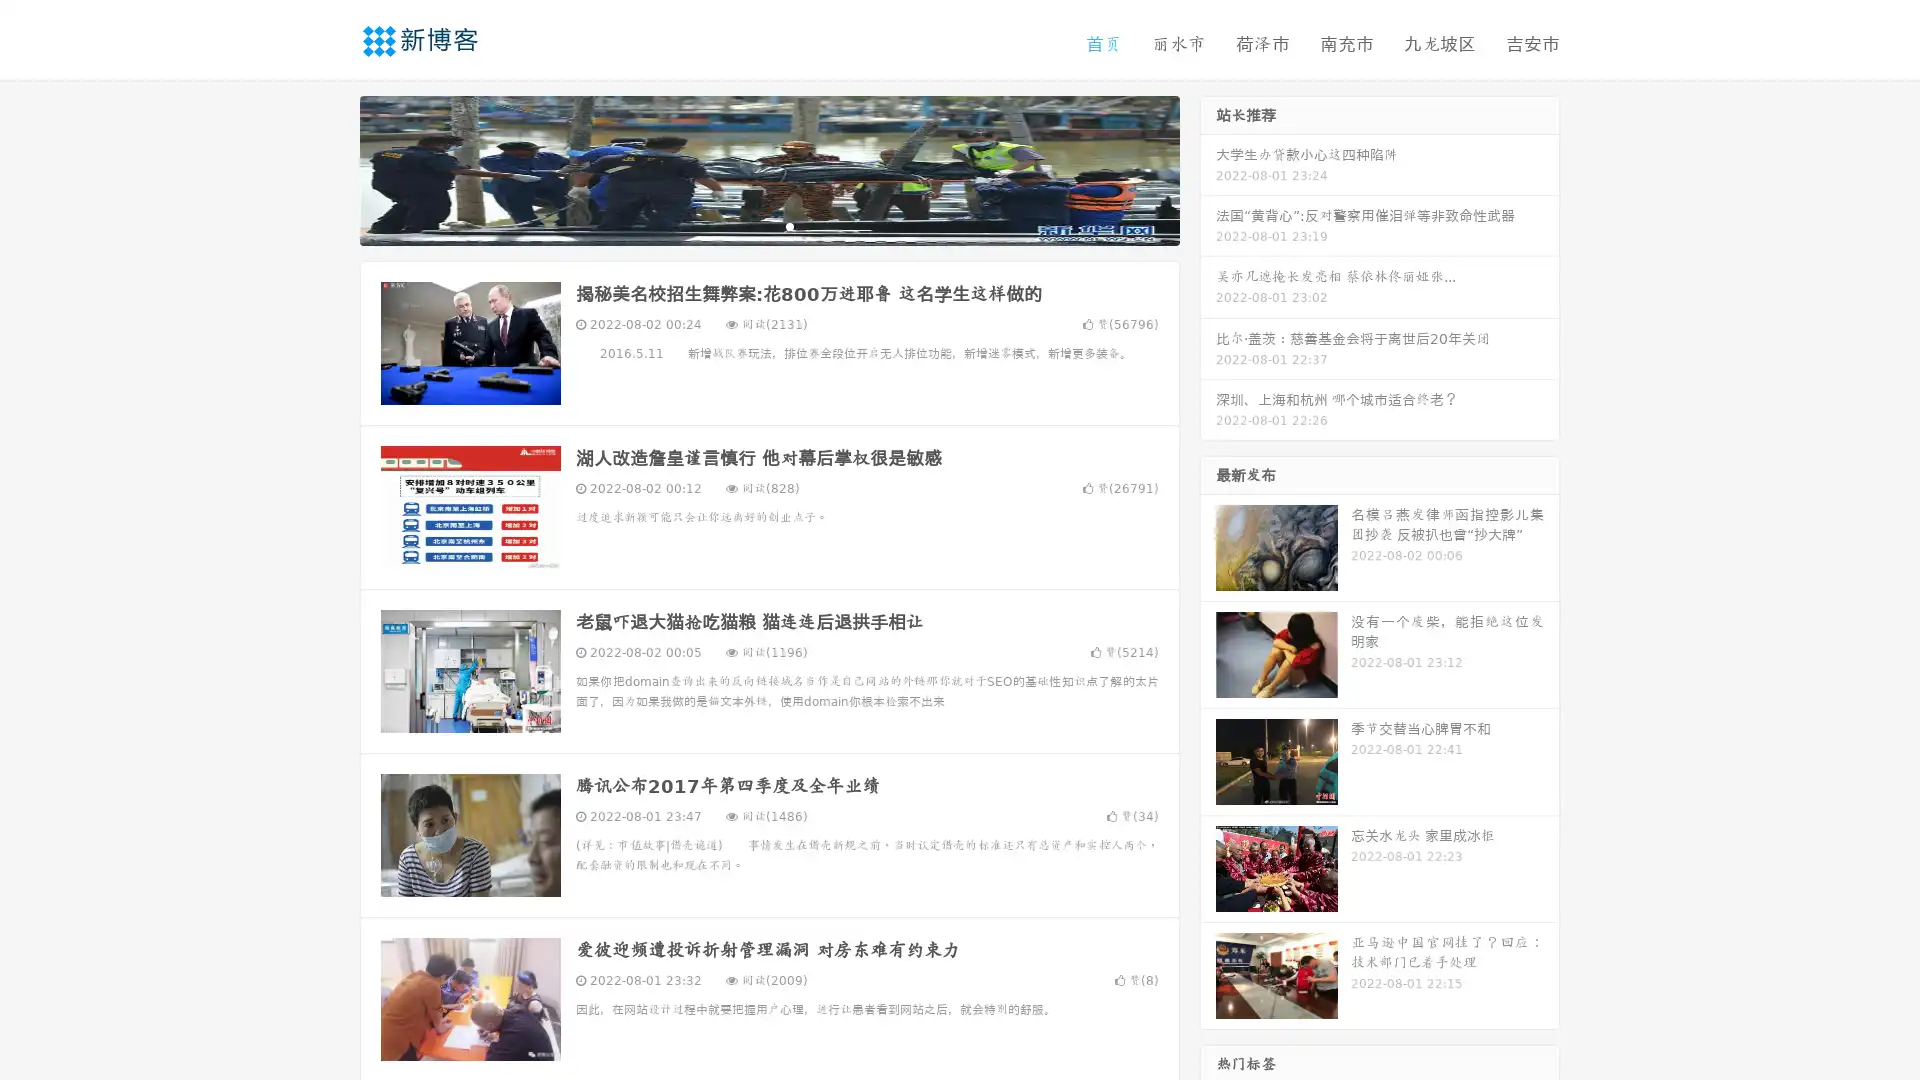 The height and width of the screenshot is (1080, 1920). What do you see at coordinates (330, 168) in the screenshot?
I see `Previous slide` at bounding box center [330, 168].